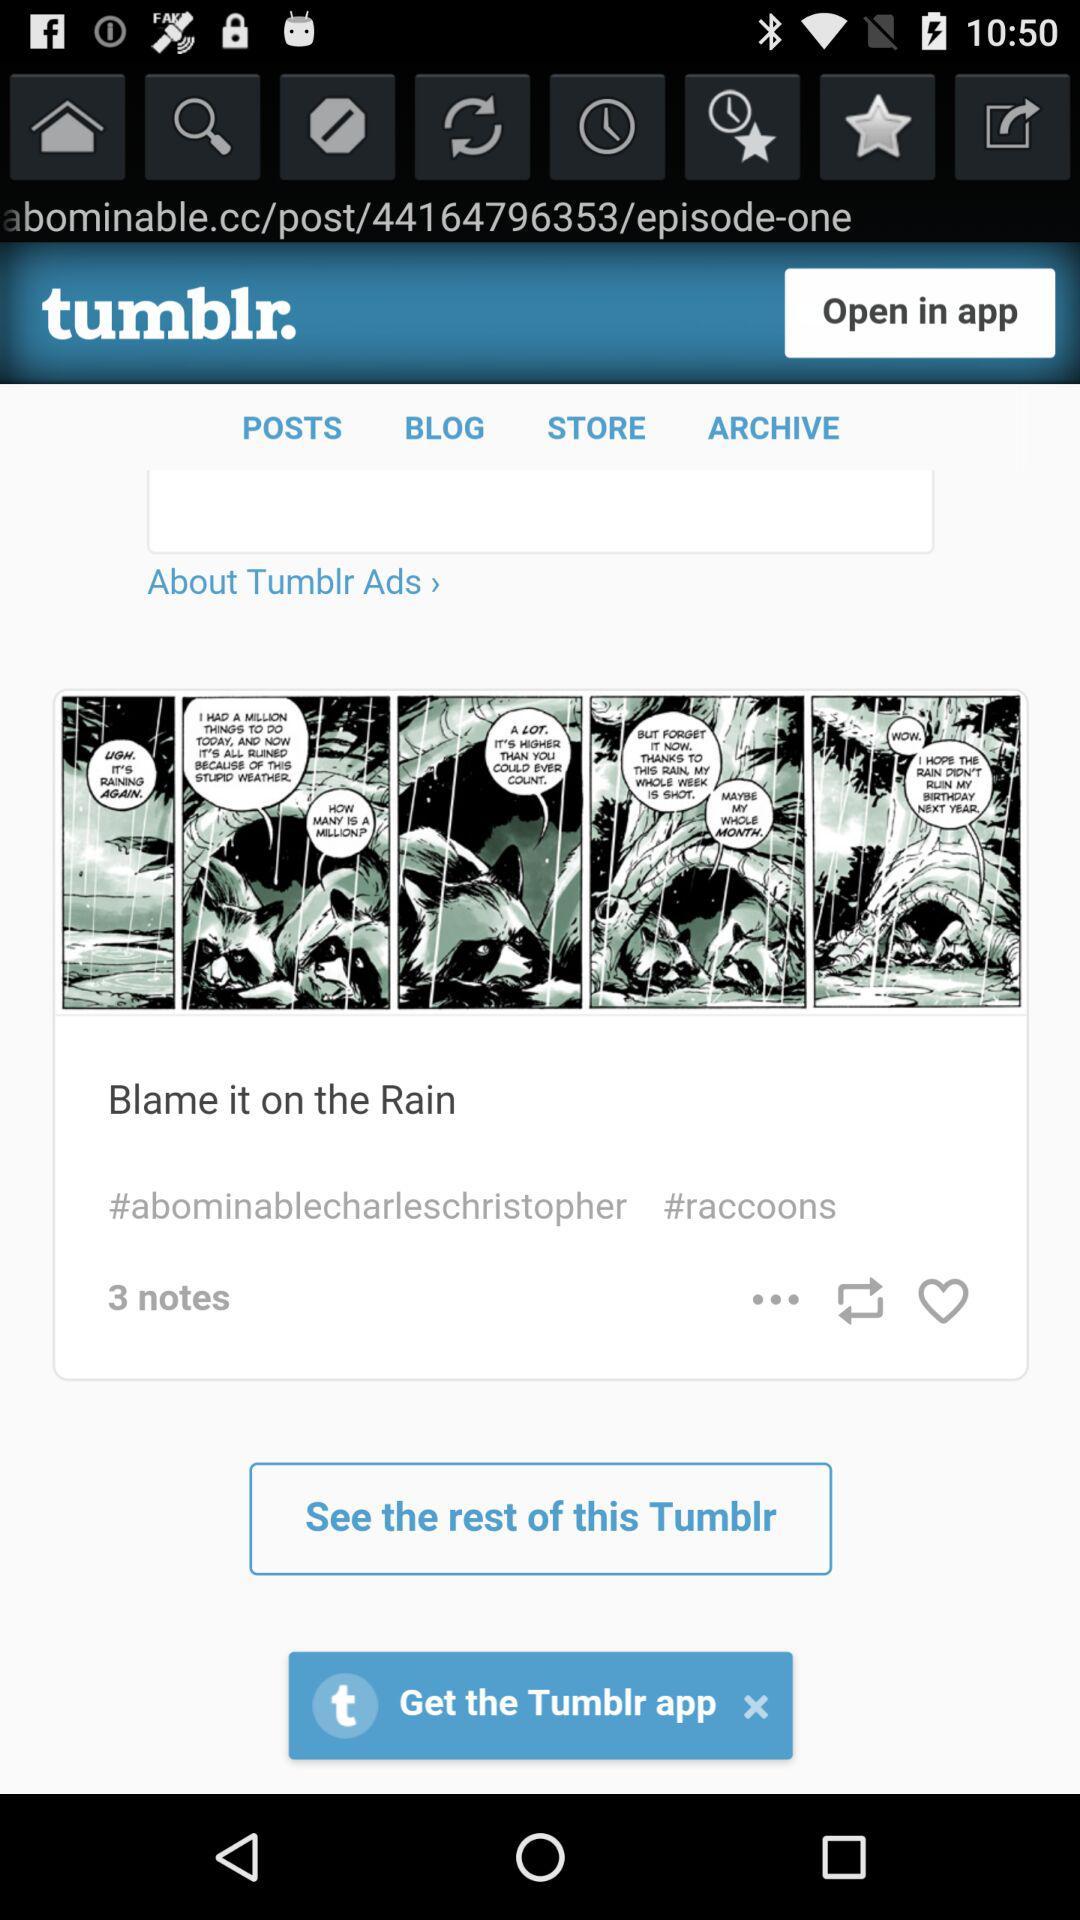  Describe the element at coordinates (876, 133) in the screenshot. I see `the star icon` at that location.